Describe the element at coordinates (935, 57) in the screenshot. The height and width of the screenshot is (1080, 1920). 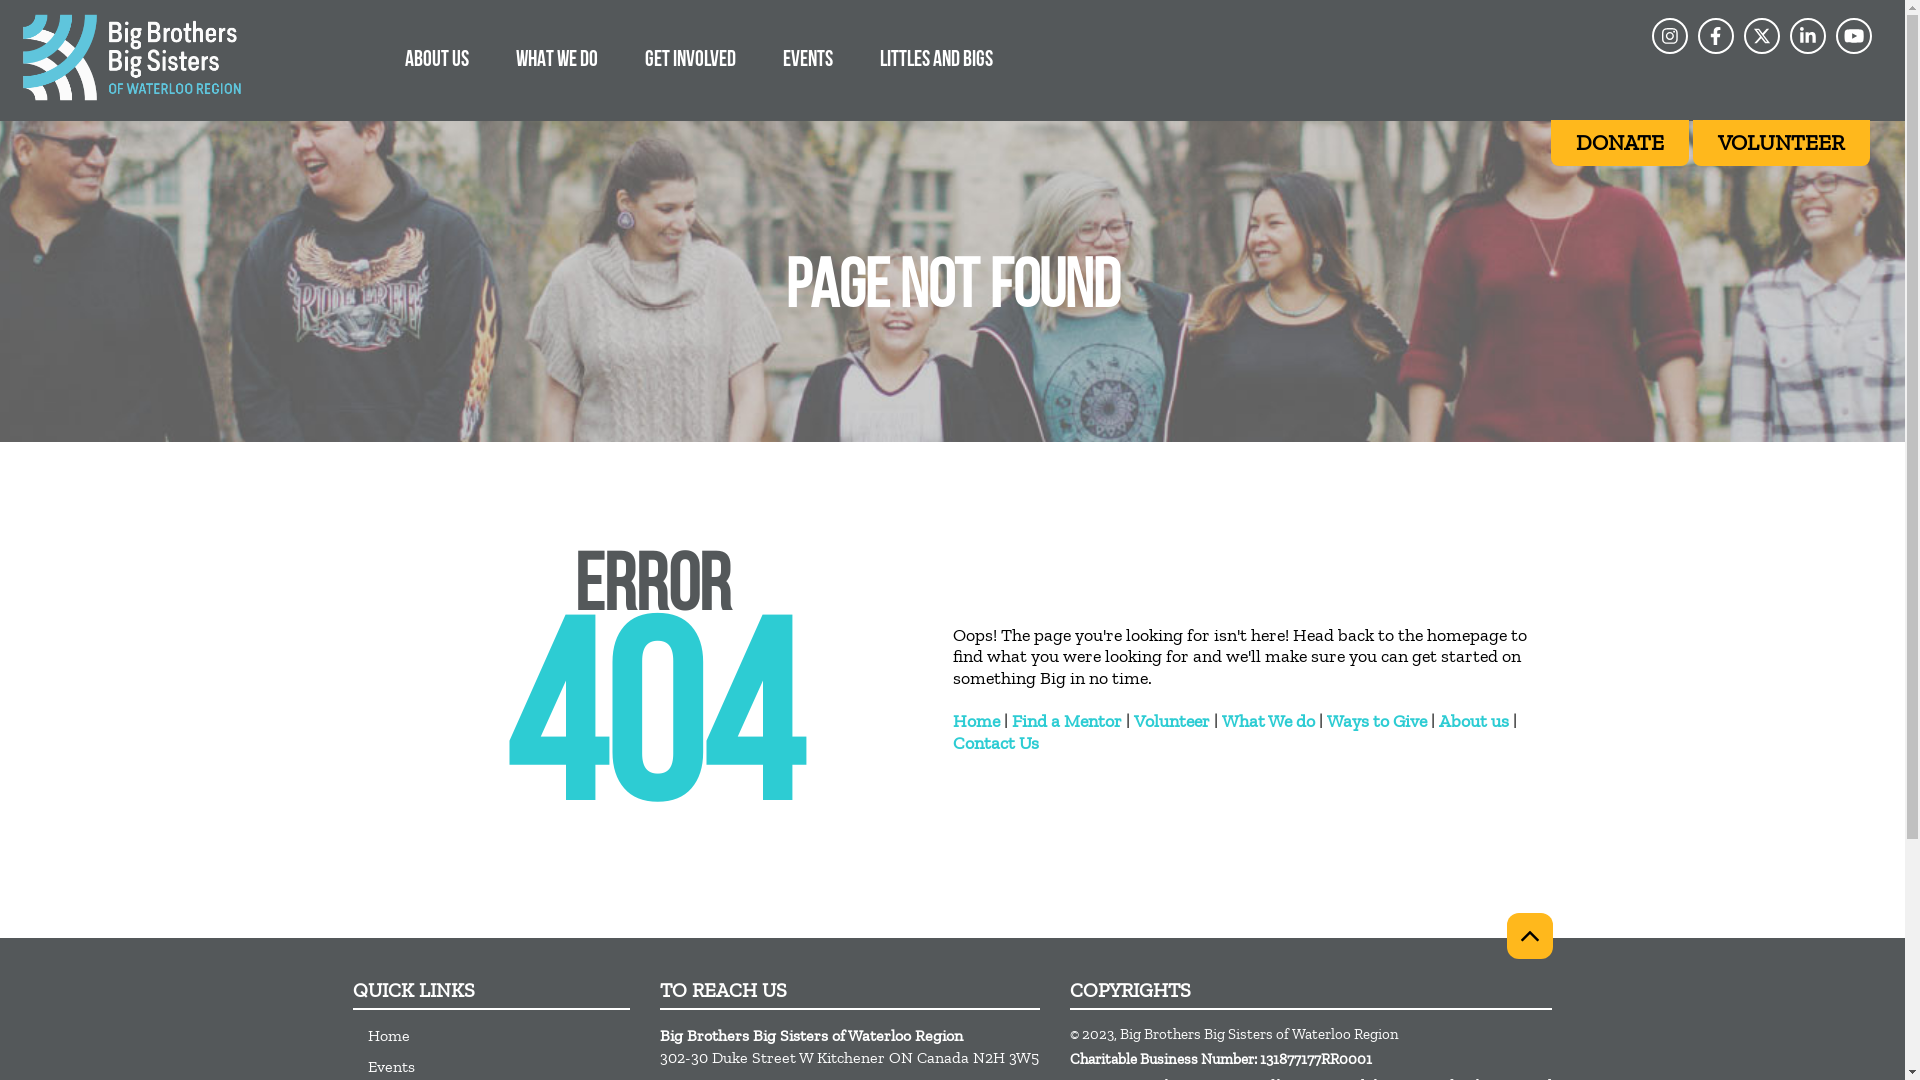
I see `'LITTLES AND BIGS'` at that location.